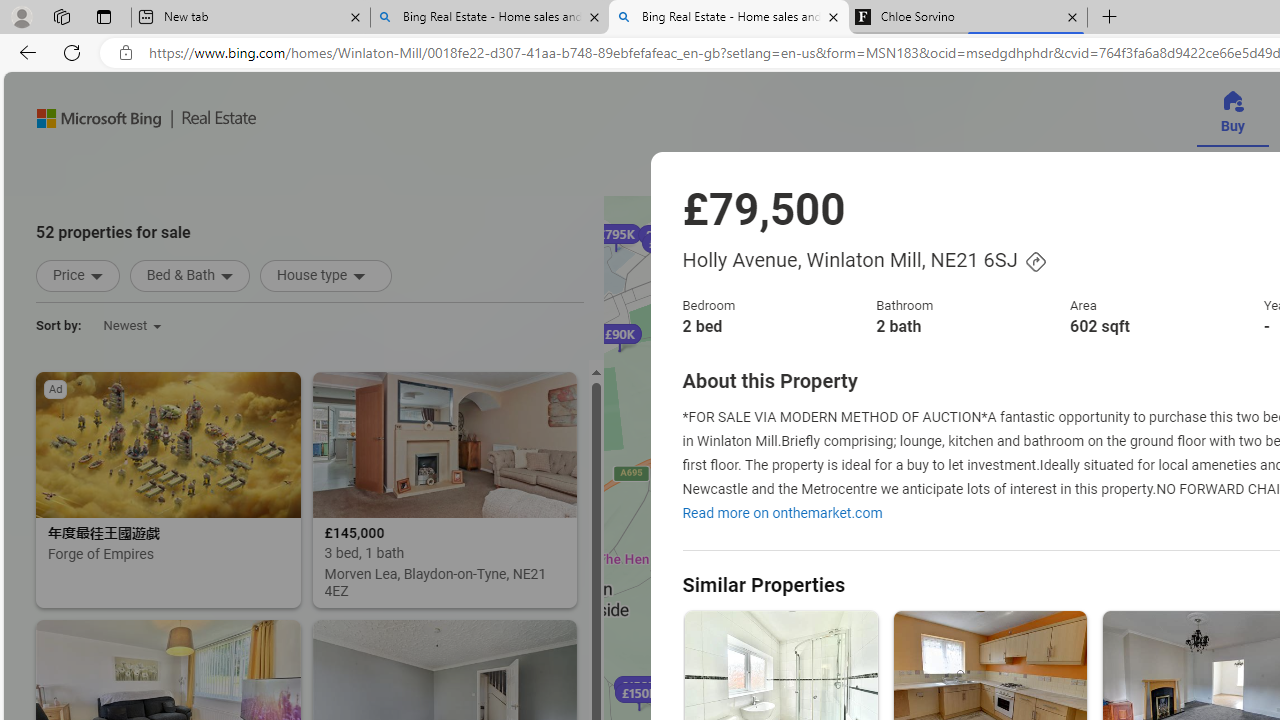 This screenshot has height=720, width=1280. Describe the element at coordinates (967, 17) in the screenshot. I see `'Chloe Sorvino'` at that location.